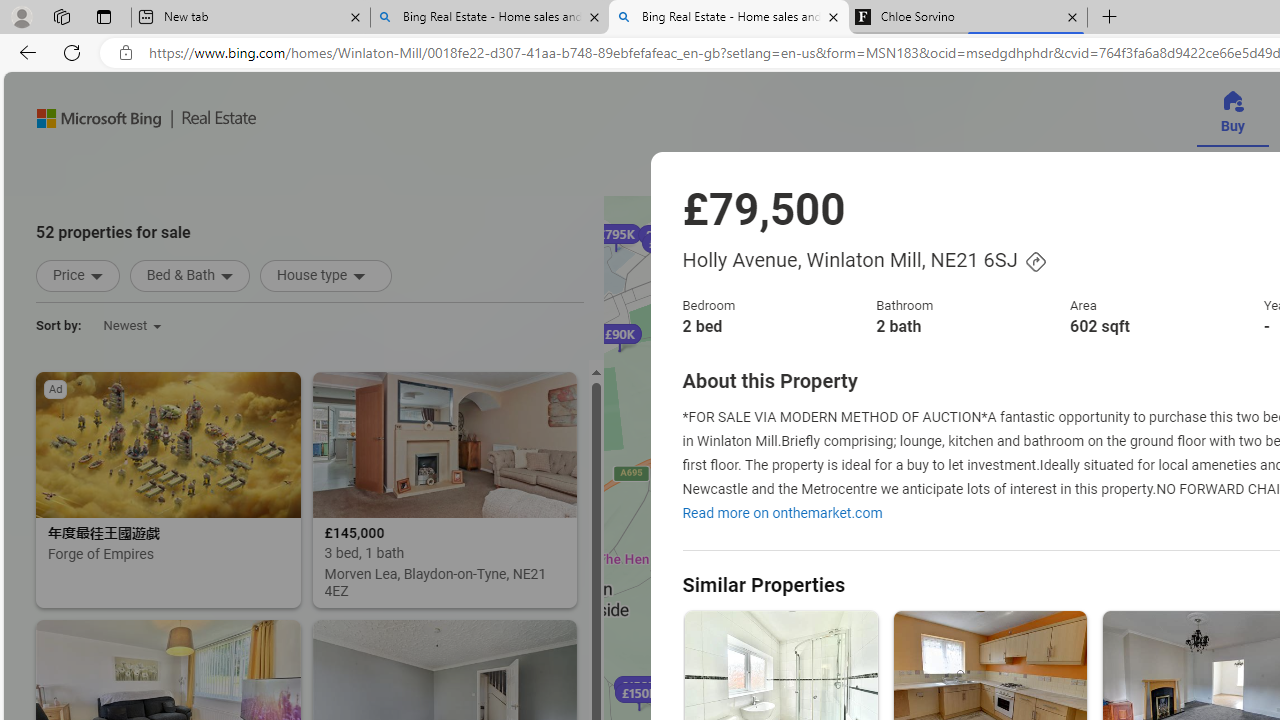 This screenshot has height=720, width=1280. Describe the element at coordinates (967, 17) in the screenshot. I see `'Chloe Sorvino'` at that location.